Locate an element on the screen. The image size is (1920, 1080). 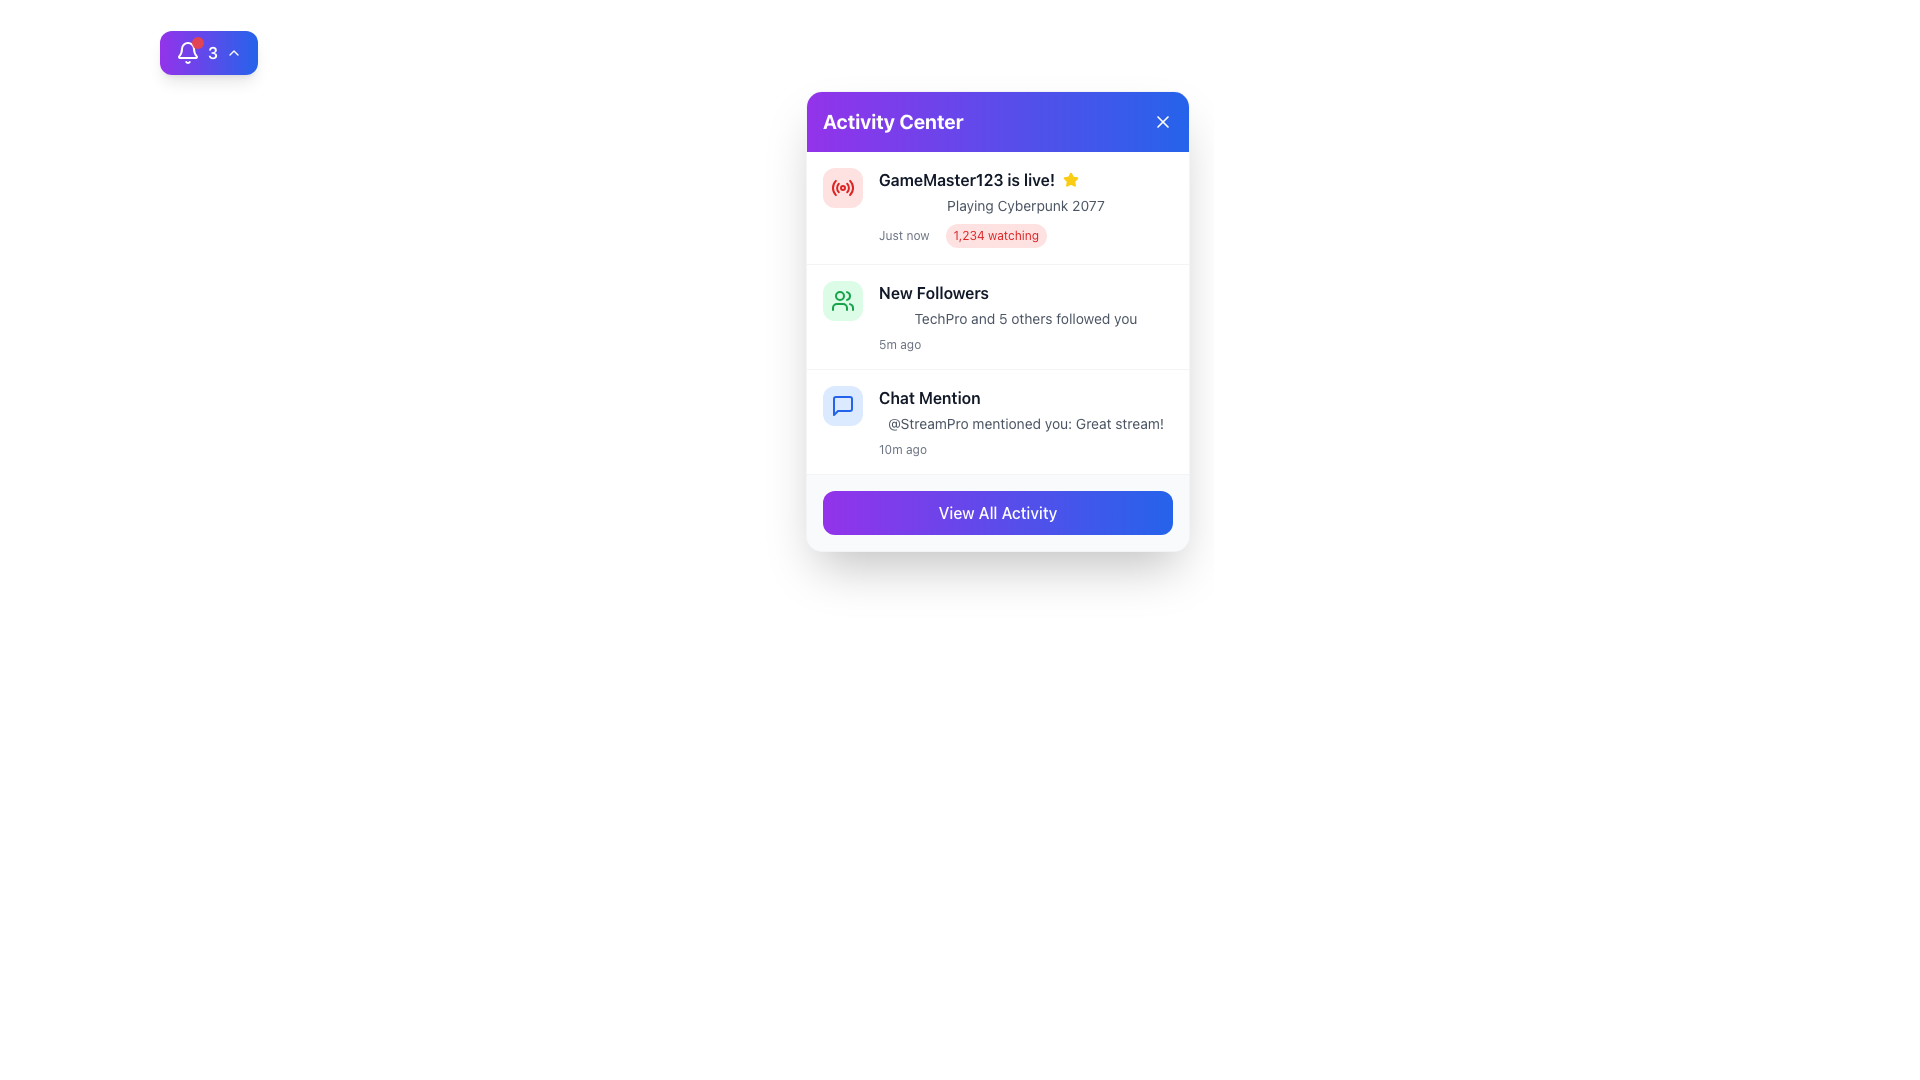
the icon representing new followers located in the left section of the 'New Followers' notification item within the 'Activity Center' panel is located at coordinates (843, 300).